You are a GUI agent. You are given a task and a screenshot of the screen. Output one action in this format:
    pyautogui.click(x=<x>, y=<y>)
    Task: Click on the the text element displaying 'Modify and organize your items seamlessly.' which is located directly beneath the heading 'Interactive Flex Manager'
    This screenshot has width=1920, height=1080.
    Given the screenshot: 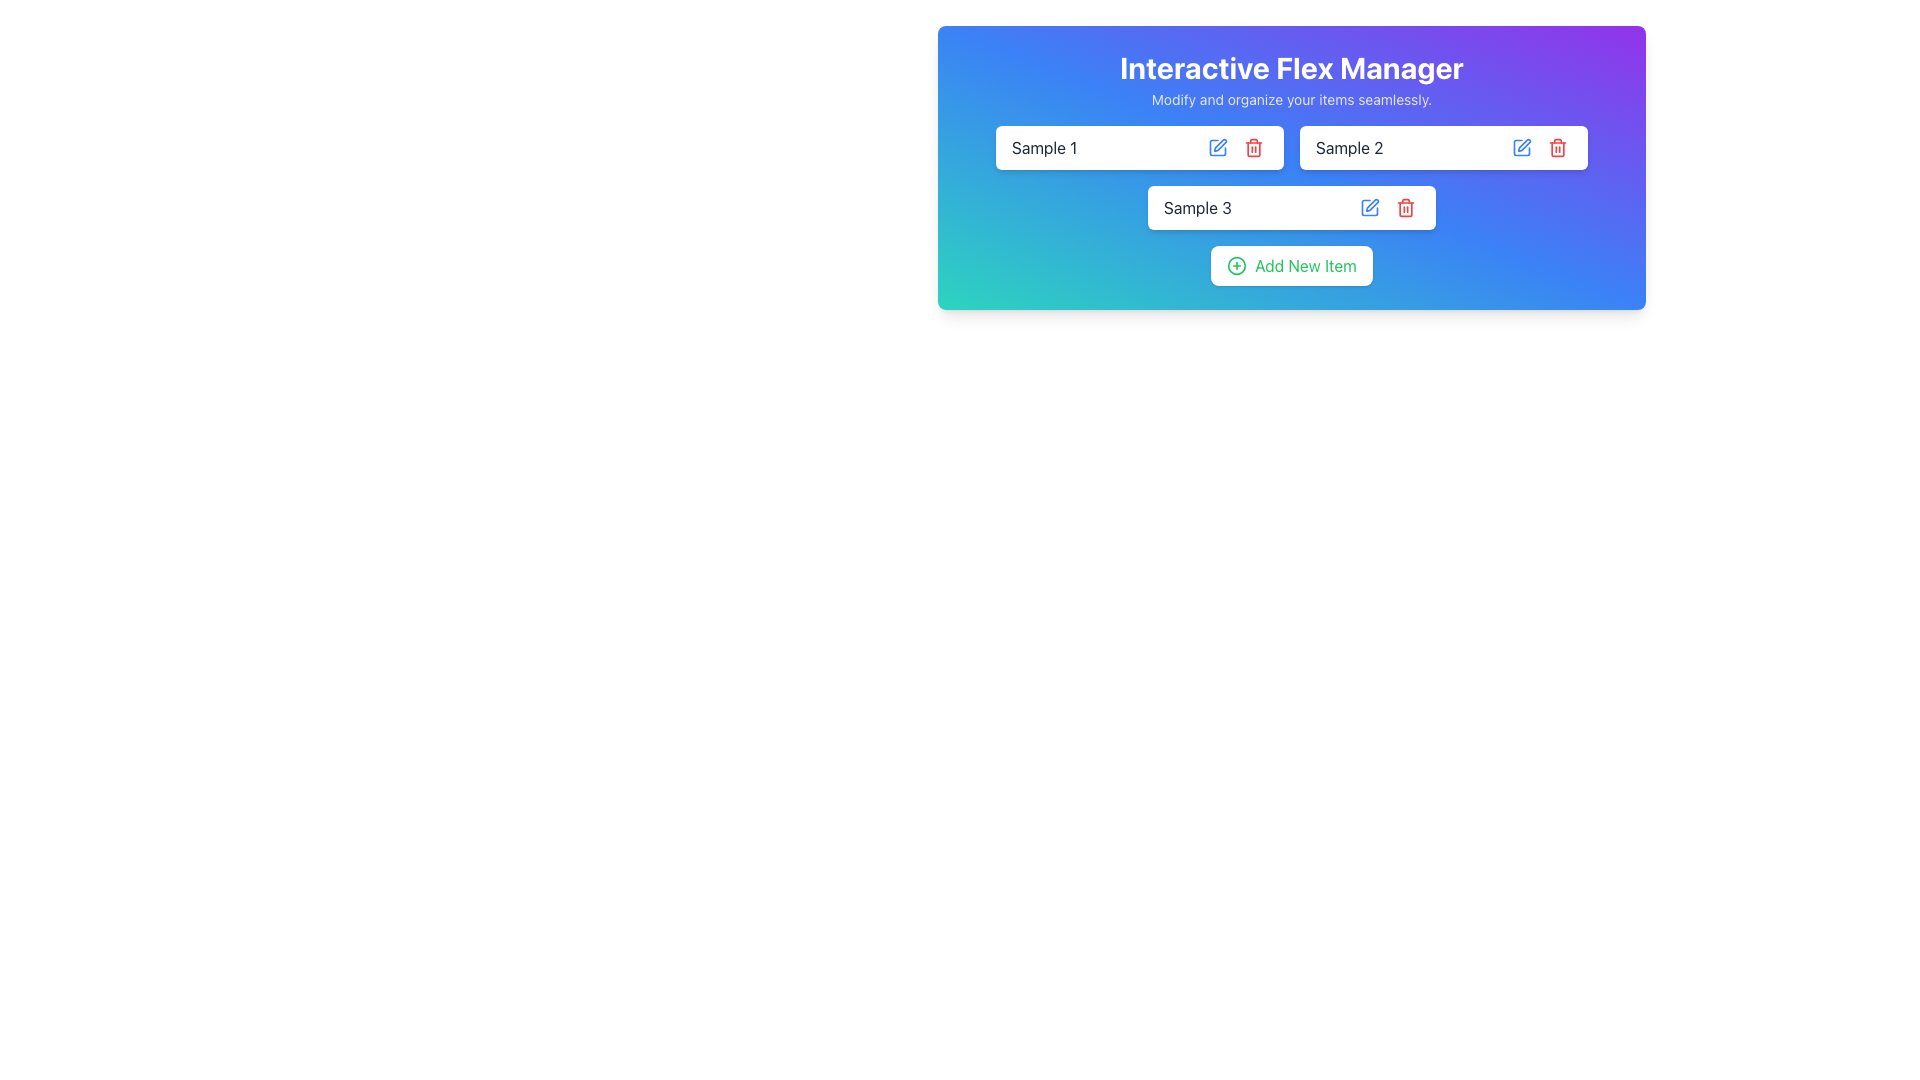 What is the action you would take?
    pyautogui.click(x=1291, y=100)
    